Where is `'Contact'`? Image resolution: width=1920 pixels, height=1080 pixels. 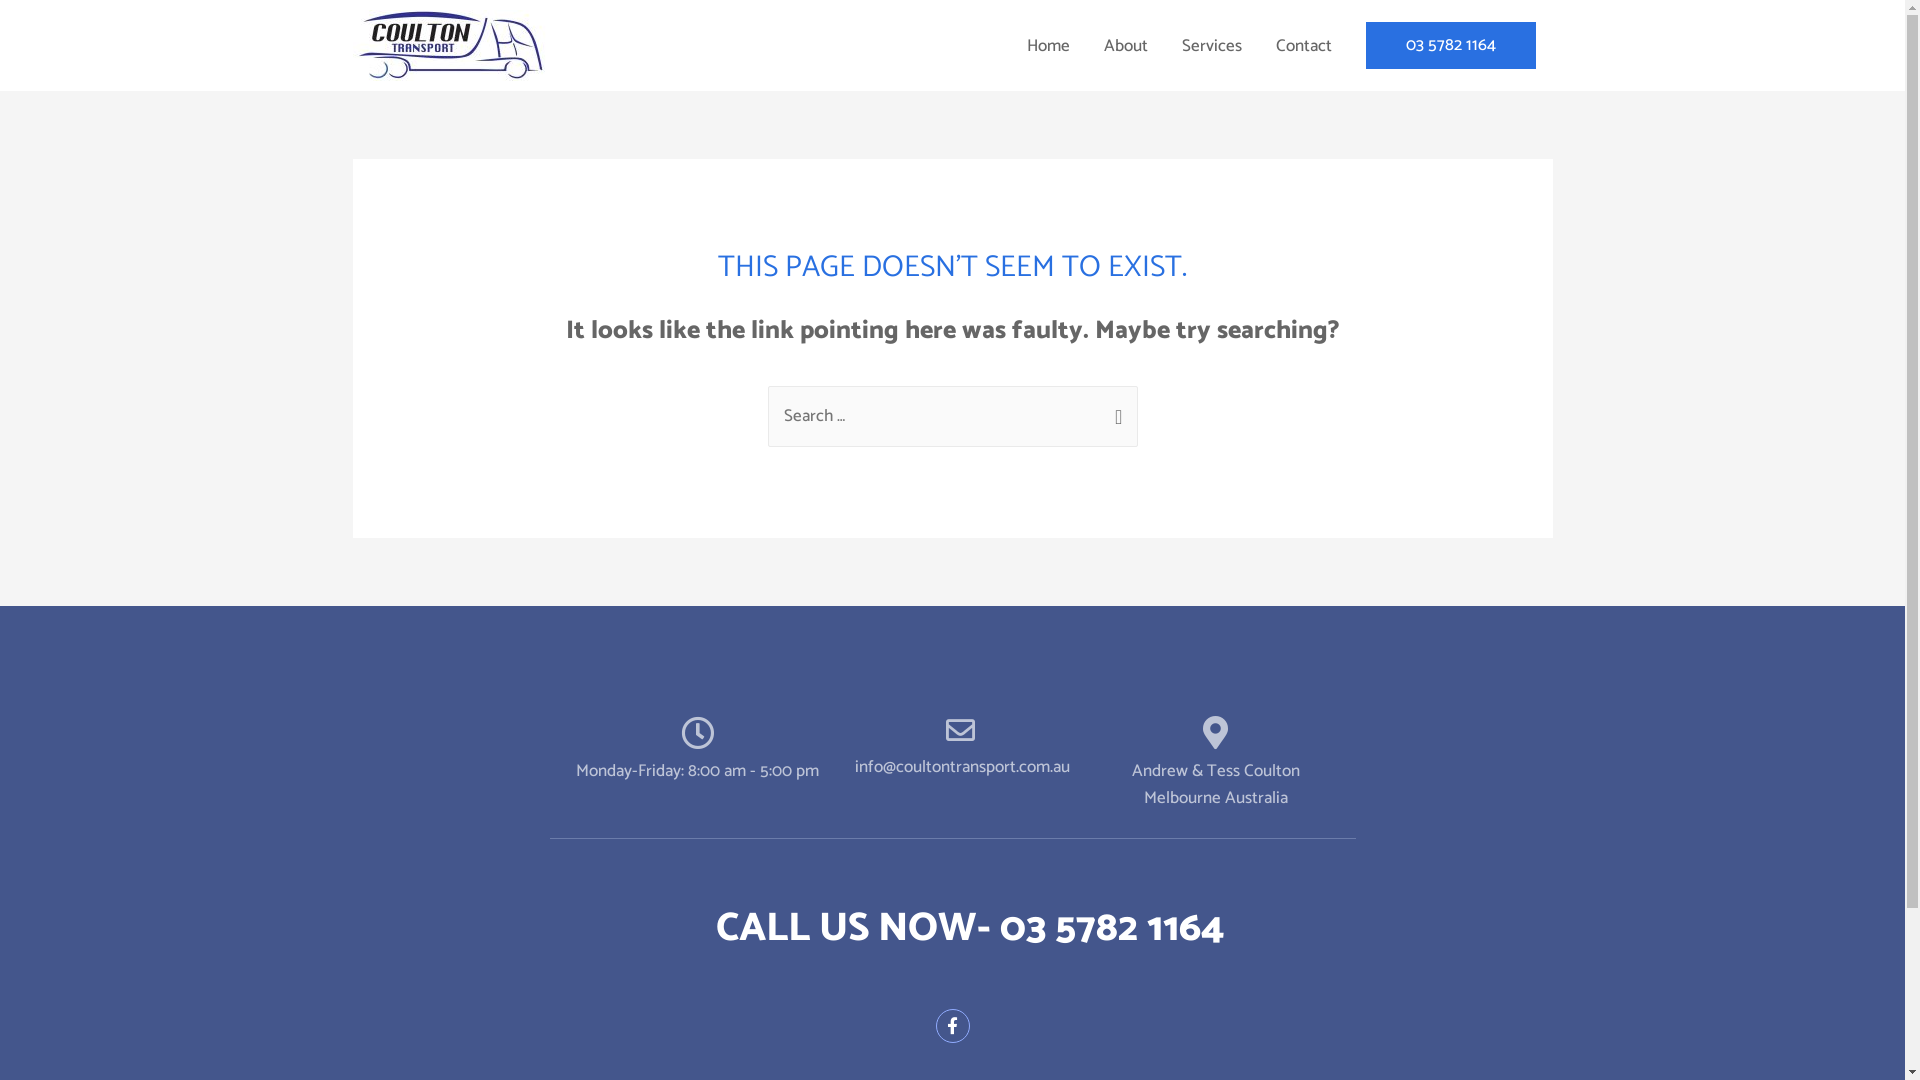 'Contact' is located at coordinates (1302, 45).